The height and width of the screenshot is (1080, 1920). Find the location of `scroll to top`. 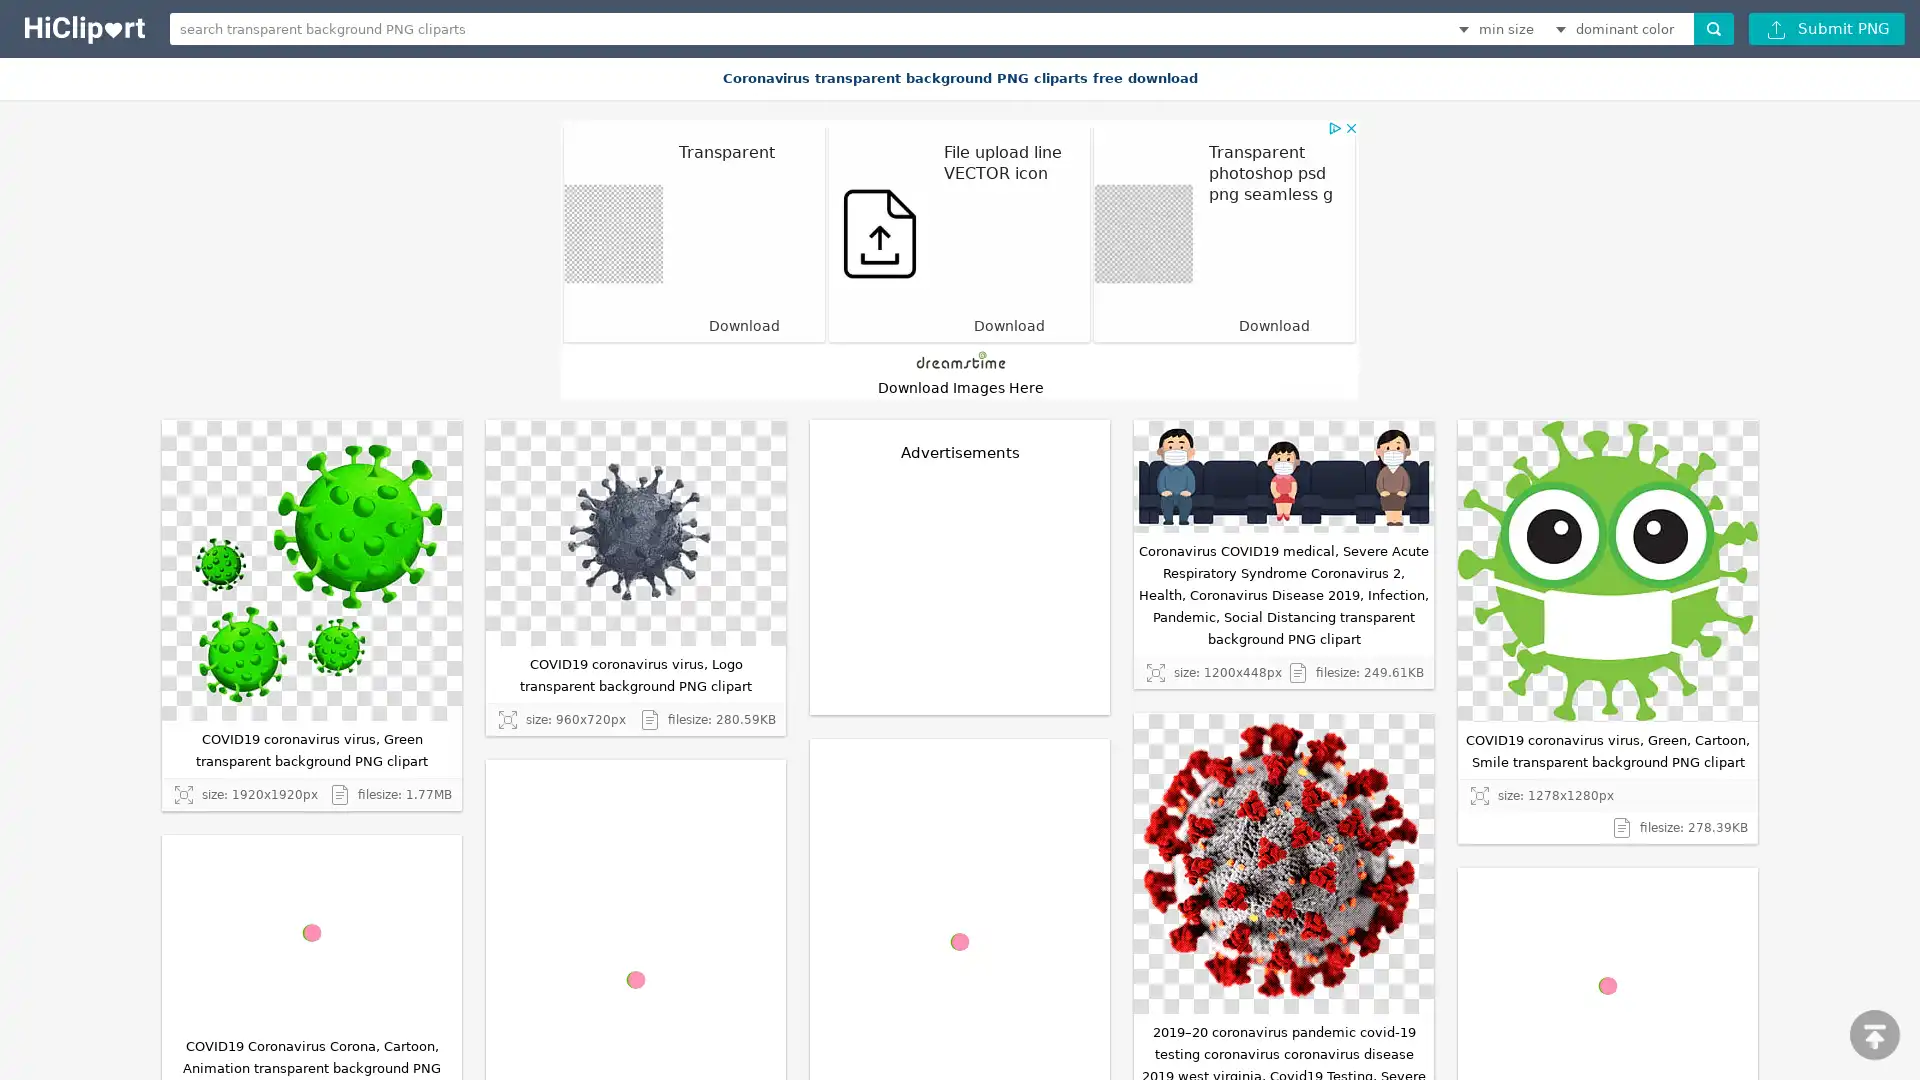

scroll to top is located at coordinates (1874, 1034).